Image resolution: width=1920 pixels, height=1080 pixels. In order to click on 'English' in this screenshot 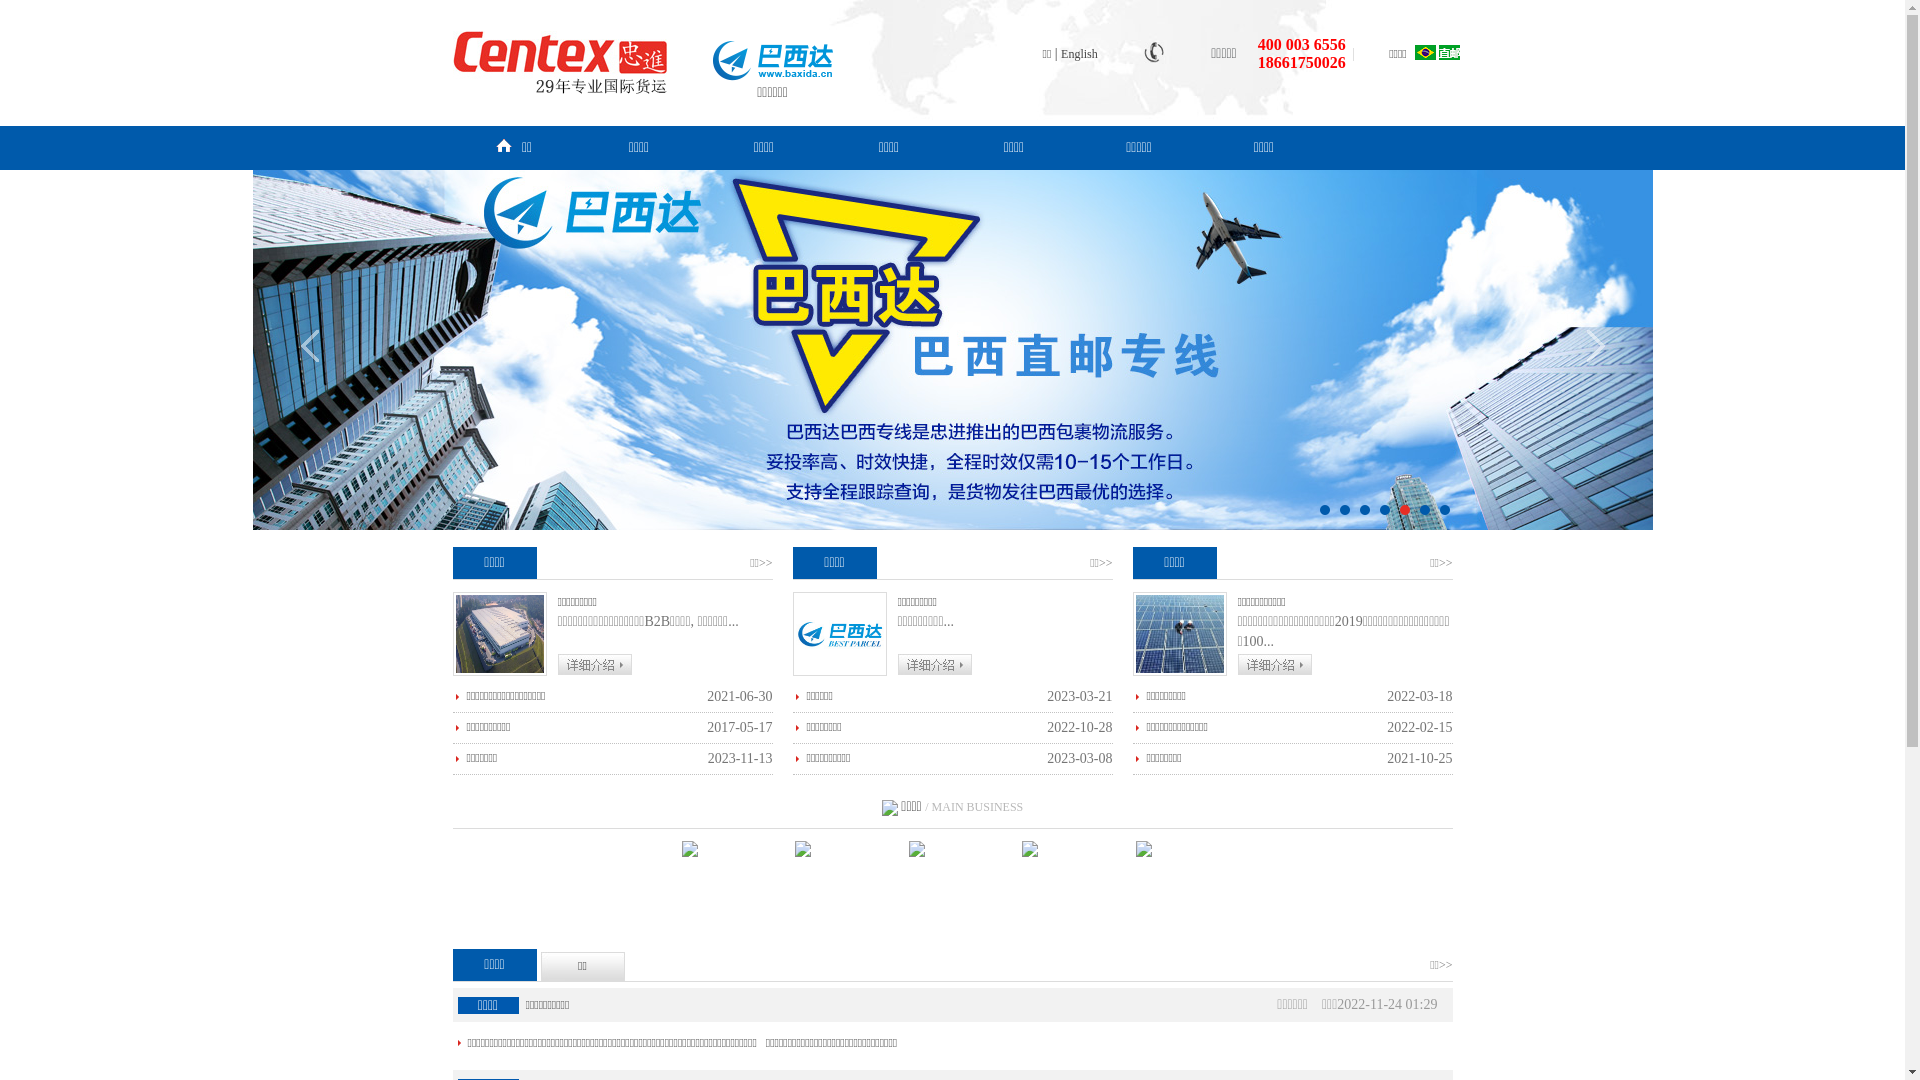, I will do `click(1078, 53)`.